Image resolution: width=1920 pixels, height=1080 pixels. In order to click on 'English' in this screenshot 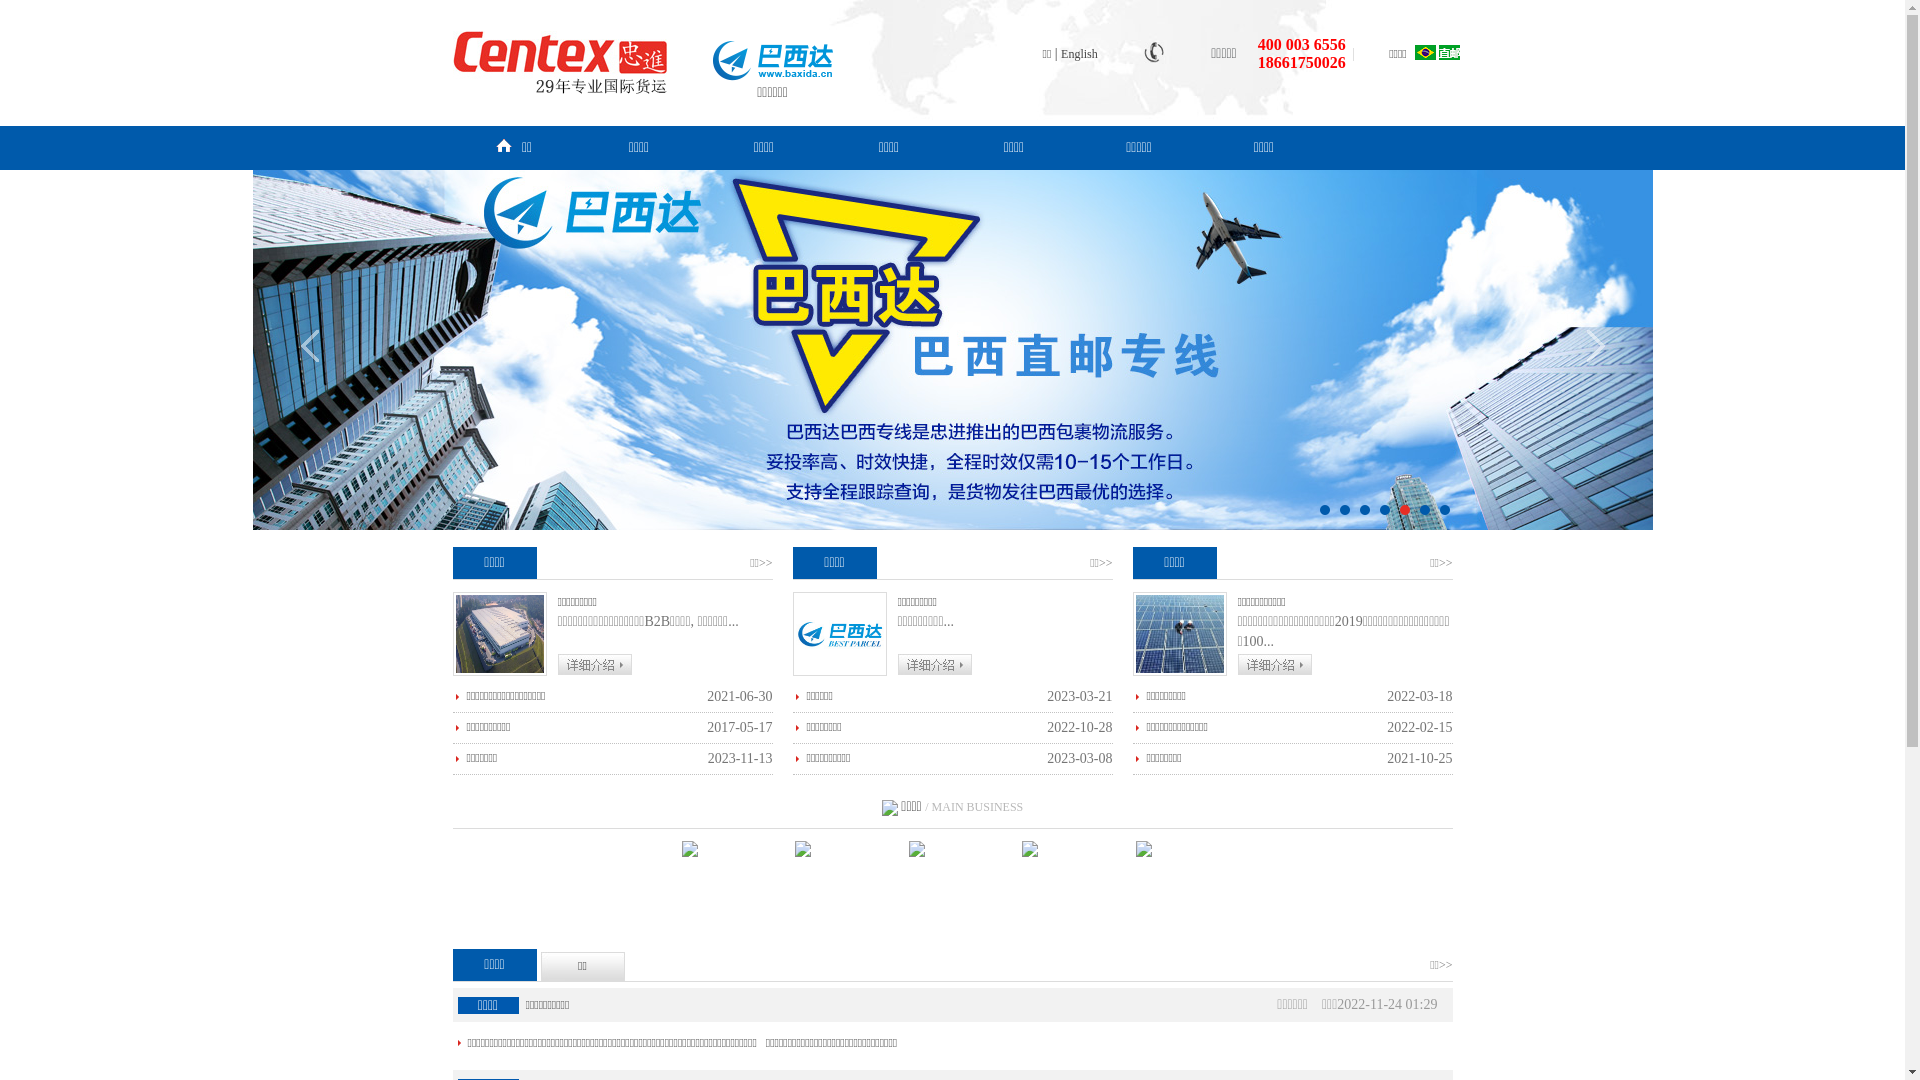, I will do `click(1078, 53)`.